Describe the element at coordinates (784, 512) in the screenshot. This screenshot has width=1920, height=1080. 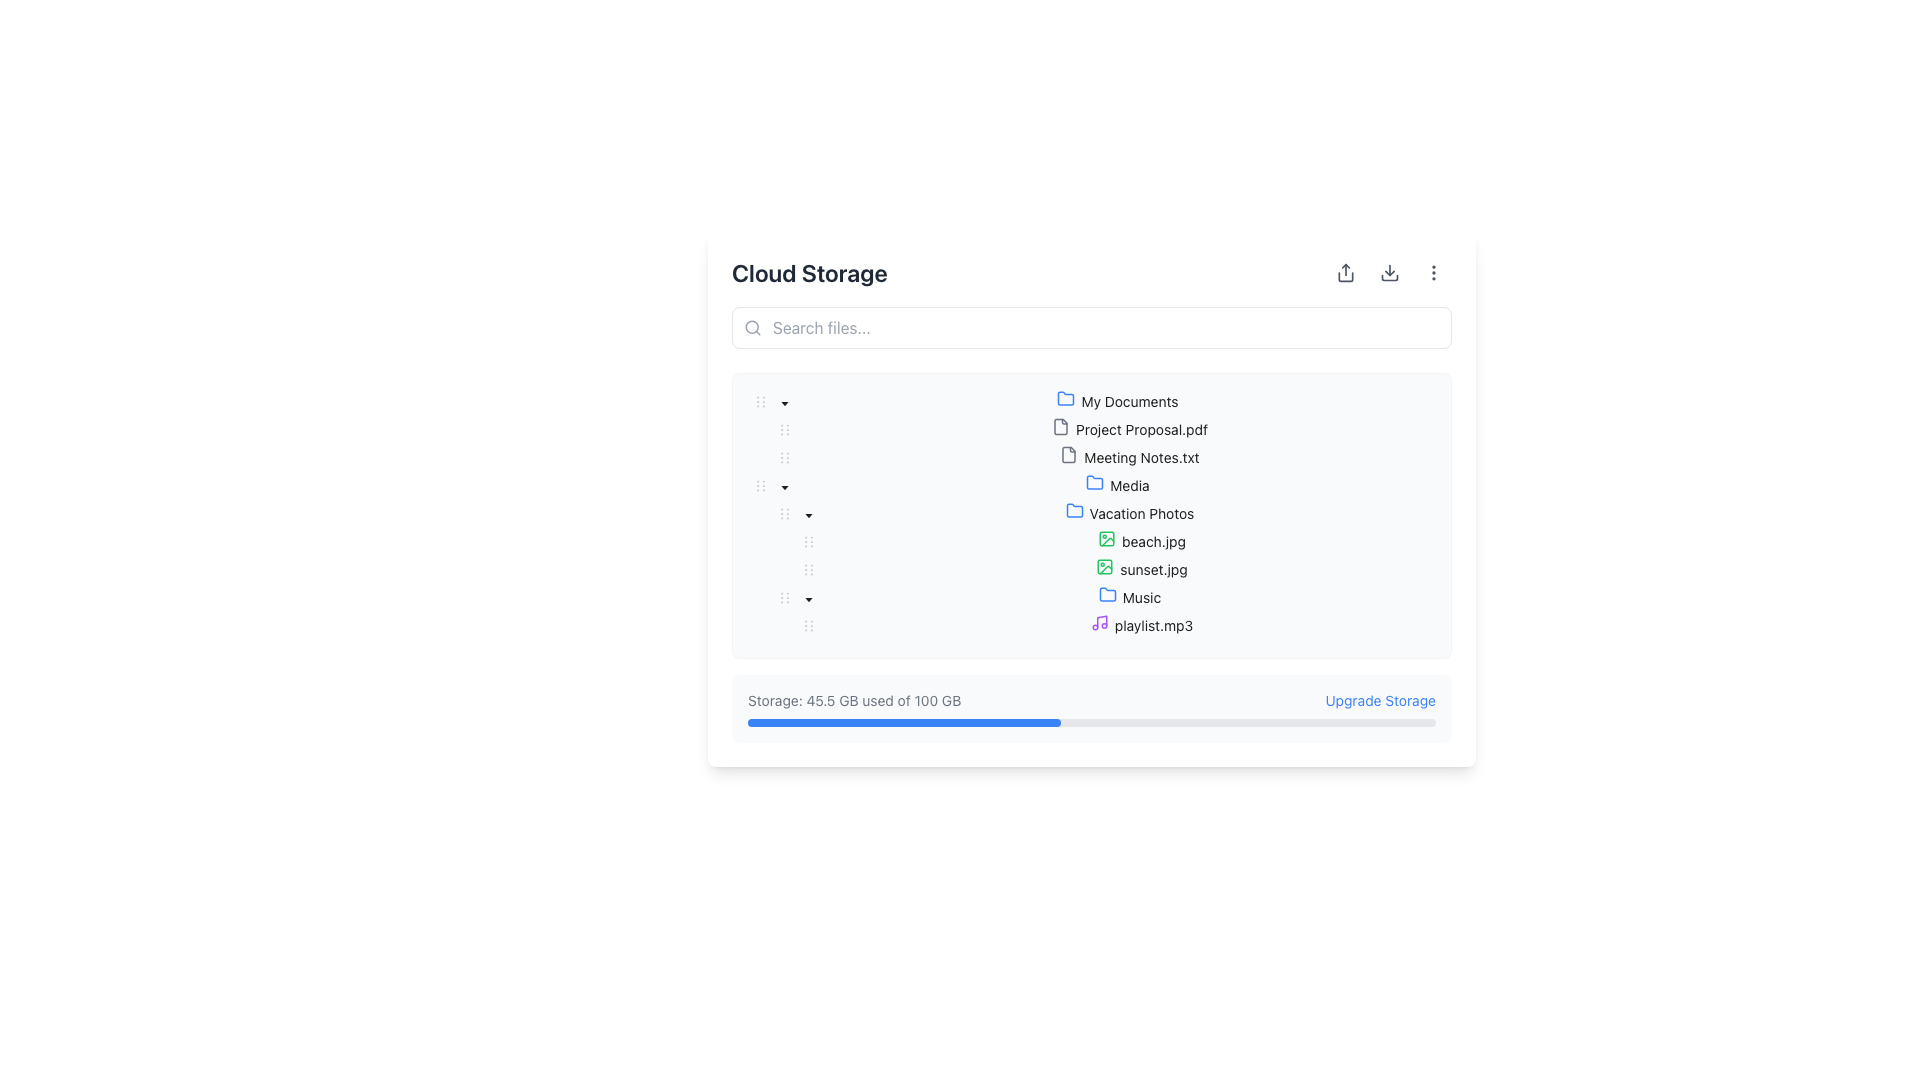
I see `the icon located in the expandable/collapsible tree view control of the 'Media' folder row, which serves as a graphical cue for dragging or holding functionality` at that location.